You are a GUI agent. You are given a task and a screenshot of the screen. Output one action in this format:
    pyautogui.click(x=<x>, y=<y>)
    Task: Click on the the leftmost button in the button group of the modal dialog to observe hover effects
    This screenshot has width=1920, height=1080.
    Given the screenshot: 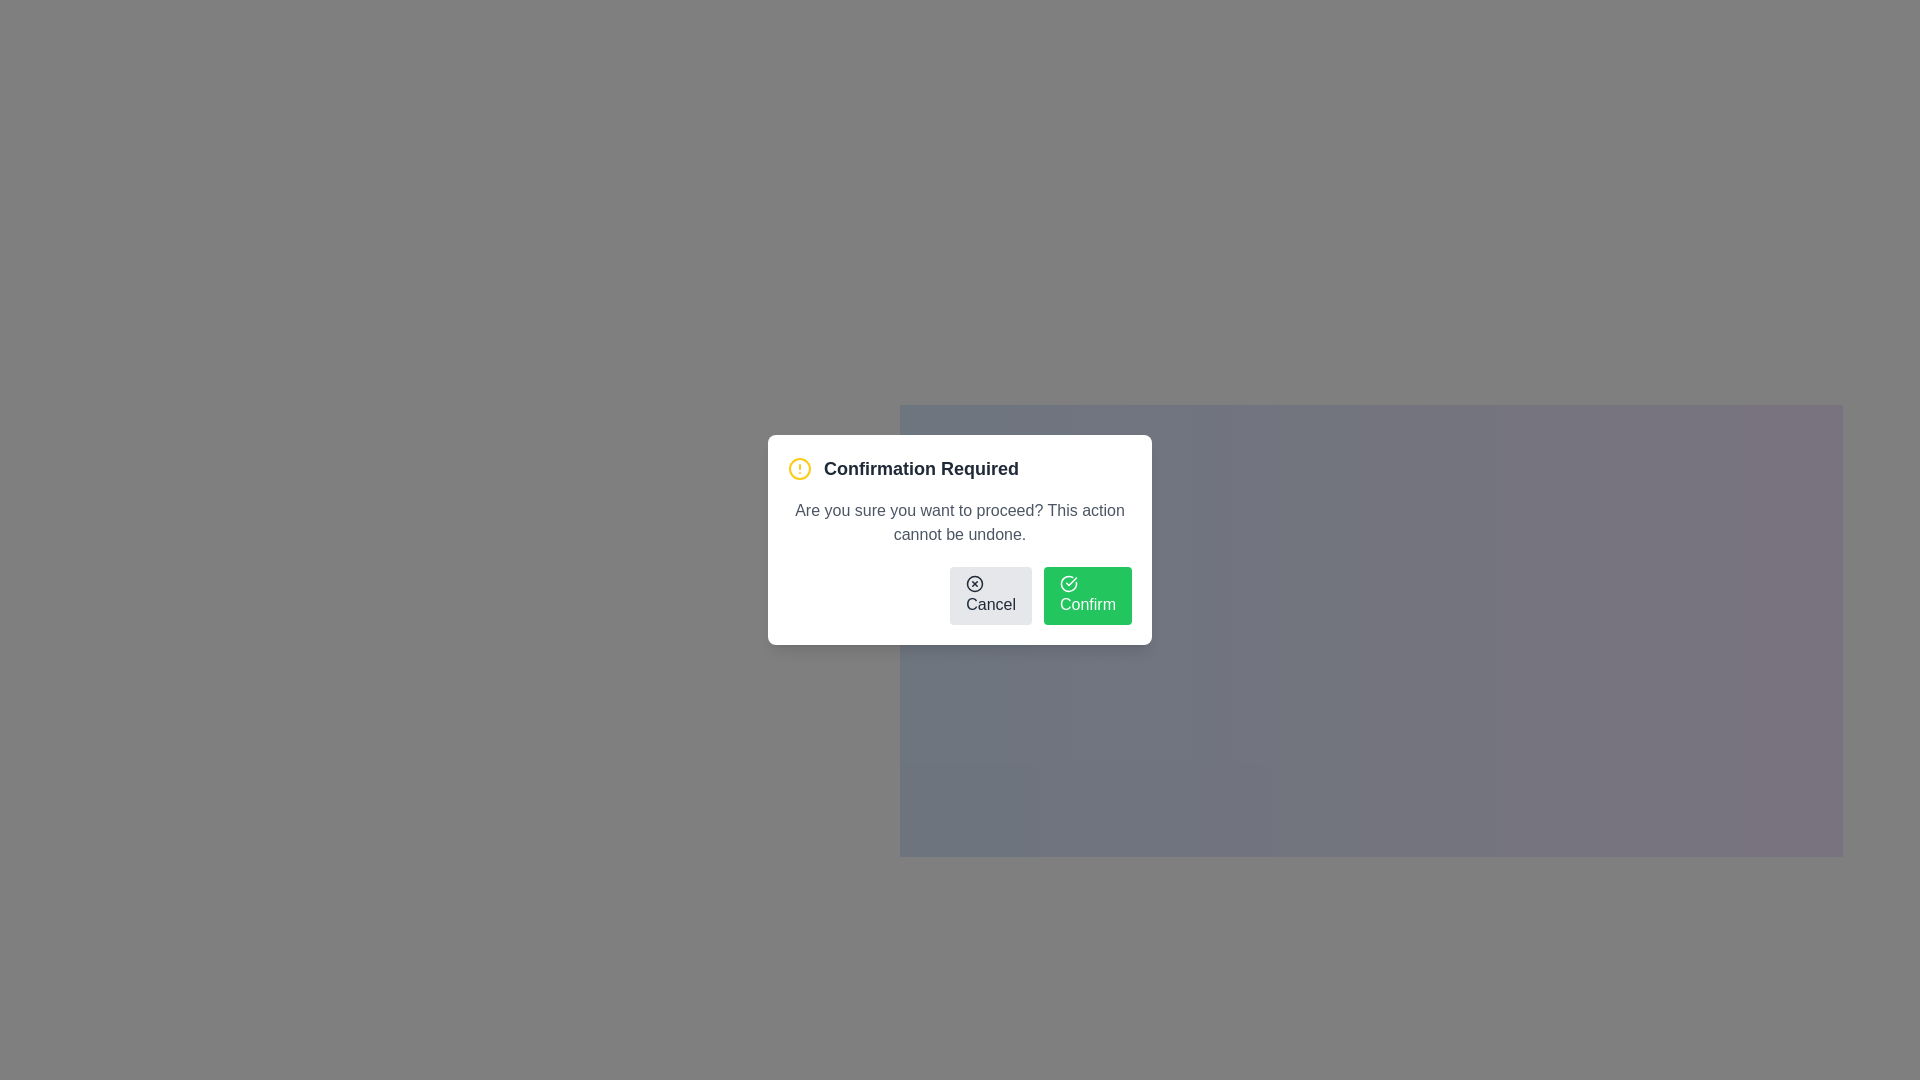 What is the action you would take?
    pyautogui.click(x=991, y=595)
    